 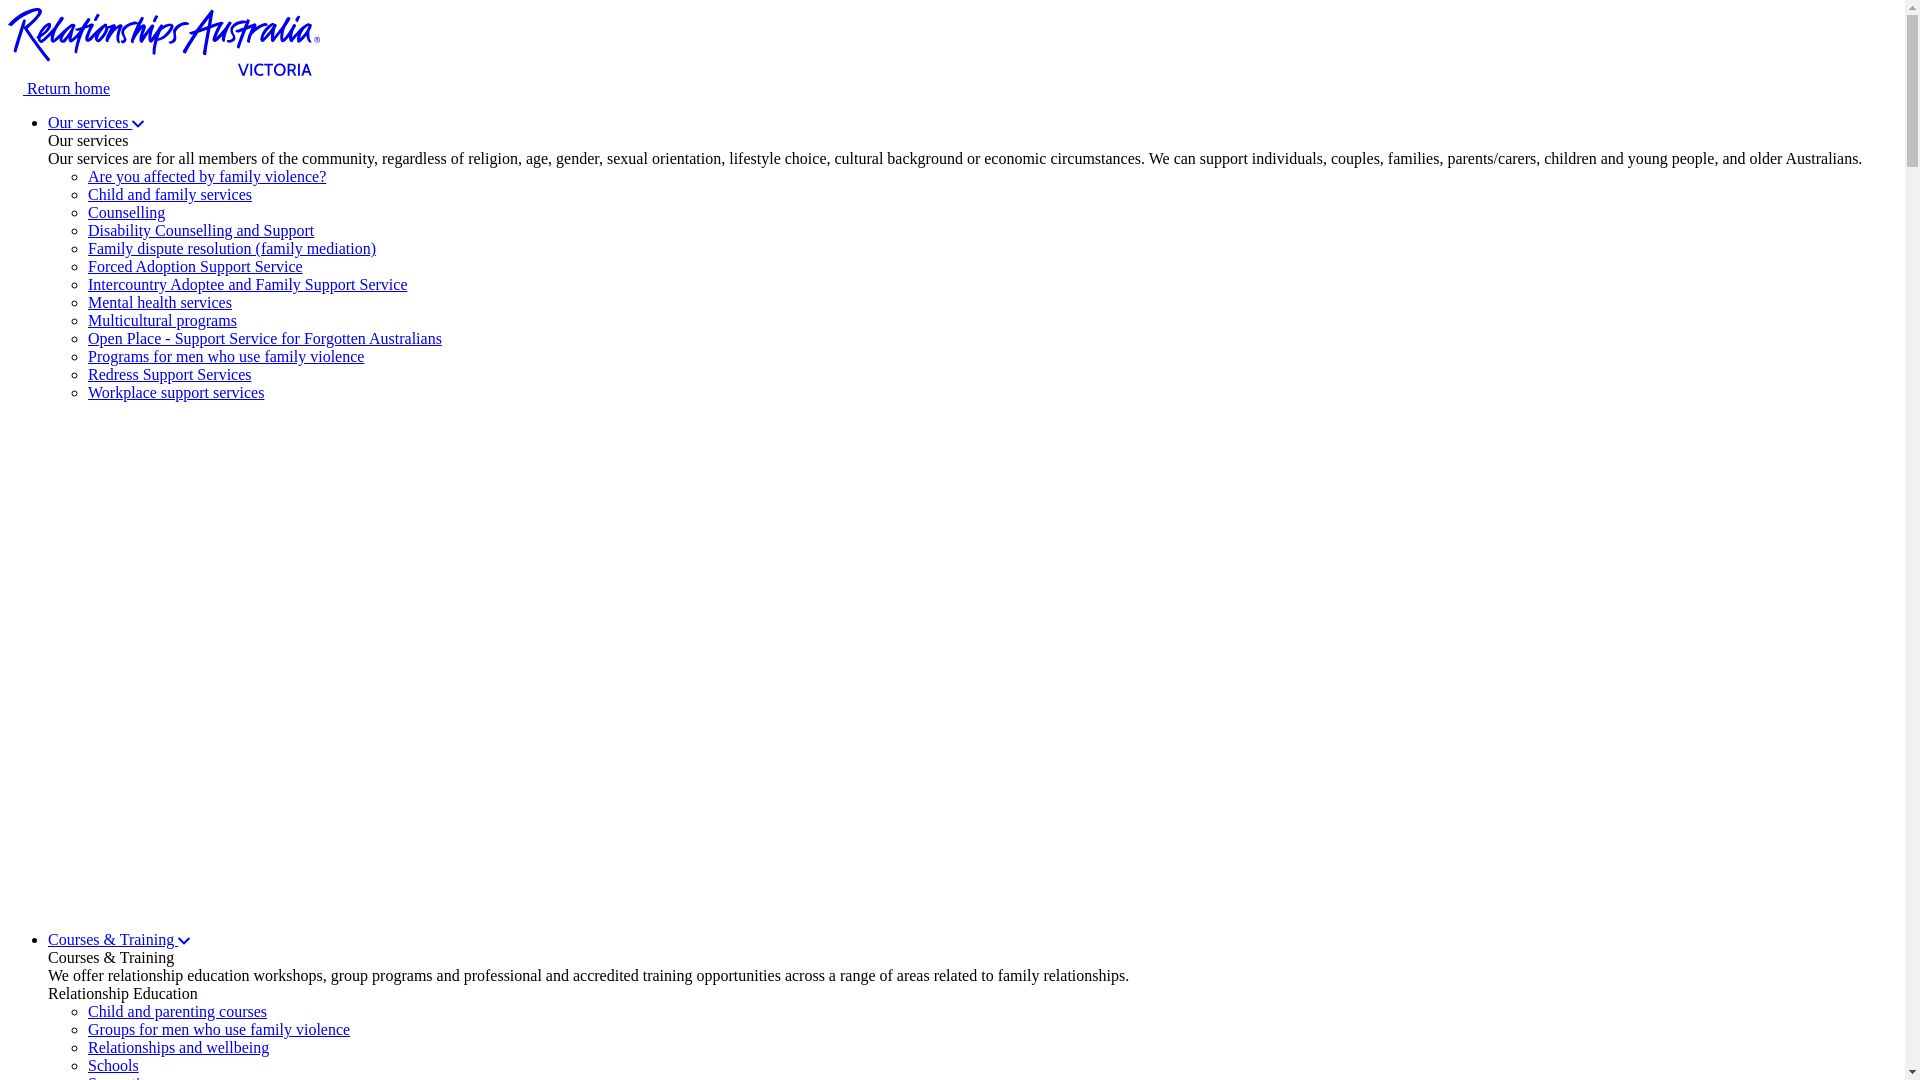 I want to click on 'Child and family services', so click(x=169, y=194).